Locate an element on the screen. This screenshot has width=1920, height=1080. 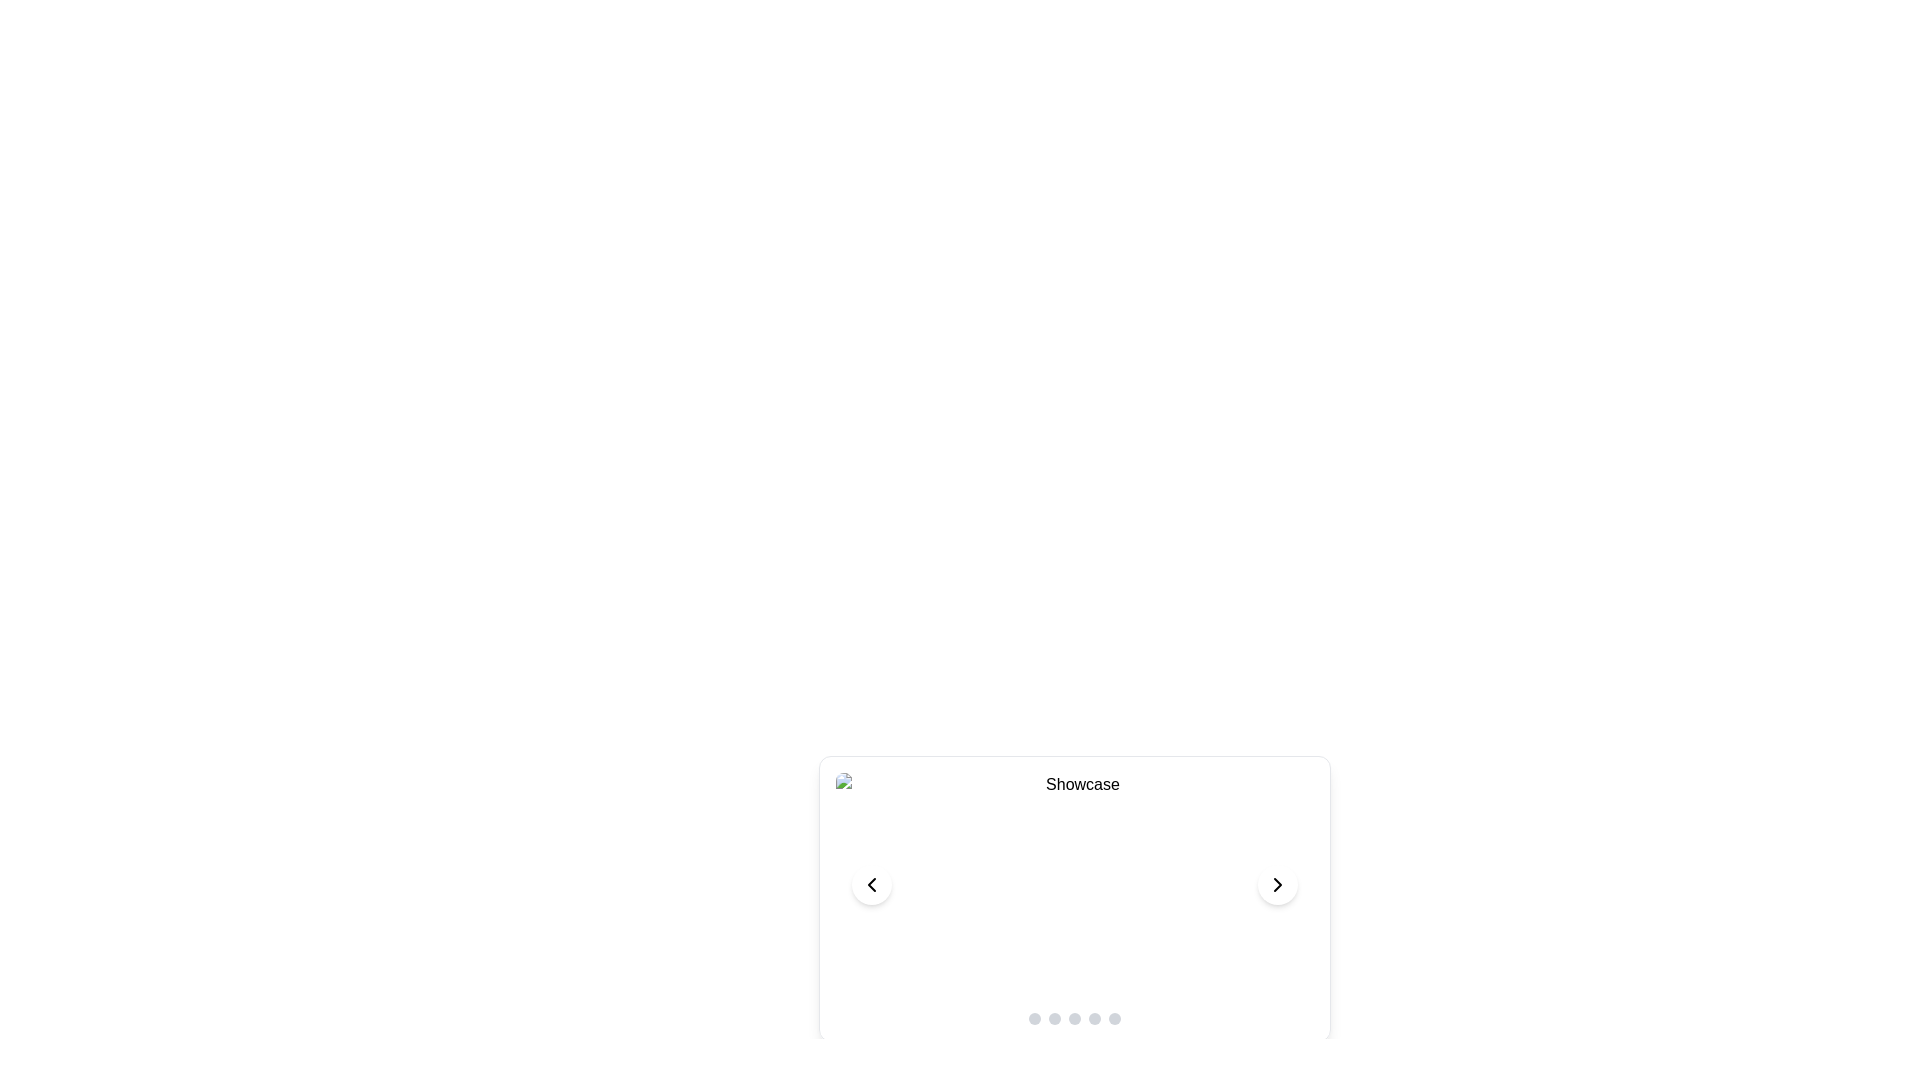
the circular button with a white background and black right chevron icon for keyboard navigation is located at coordinates (1276, 883).